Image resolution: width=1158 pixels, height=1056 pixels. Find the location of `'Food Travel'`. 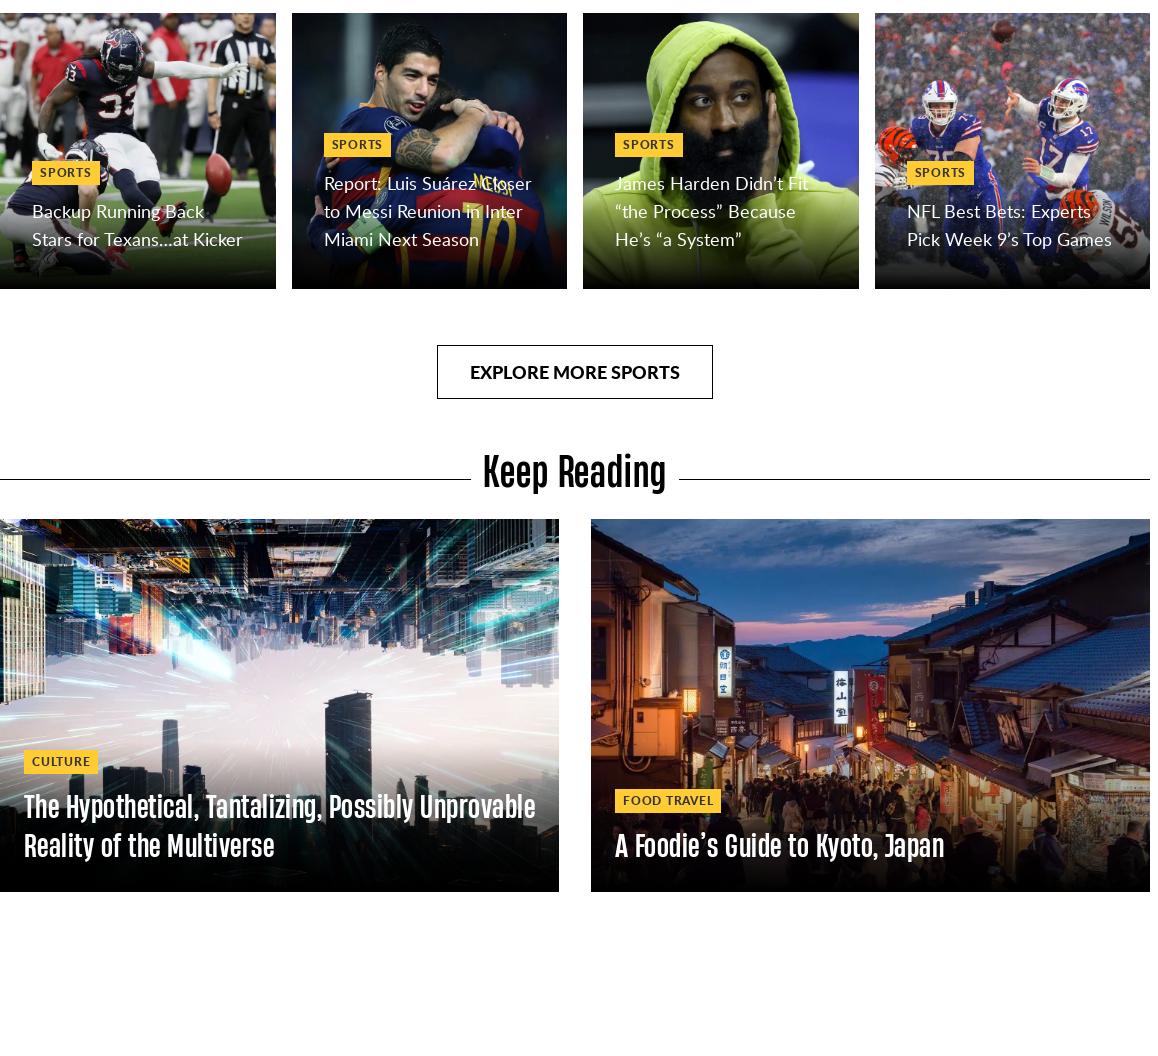

'Food Travel' is located at coordinates (668, 799).